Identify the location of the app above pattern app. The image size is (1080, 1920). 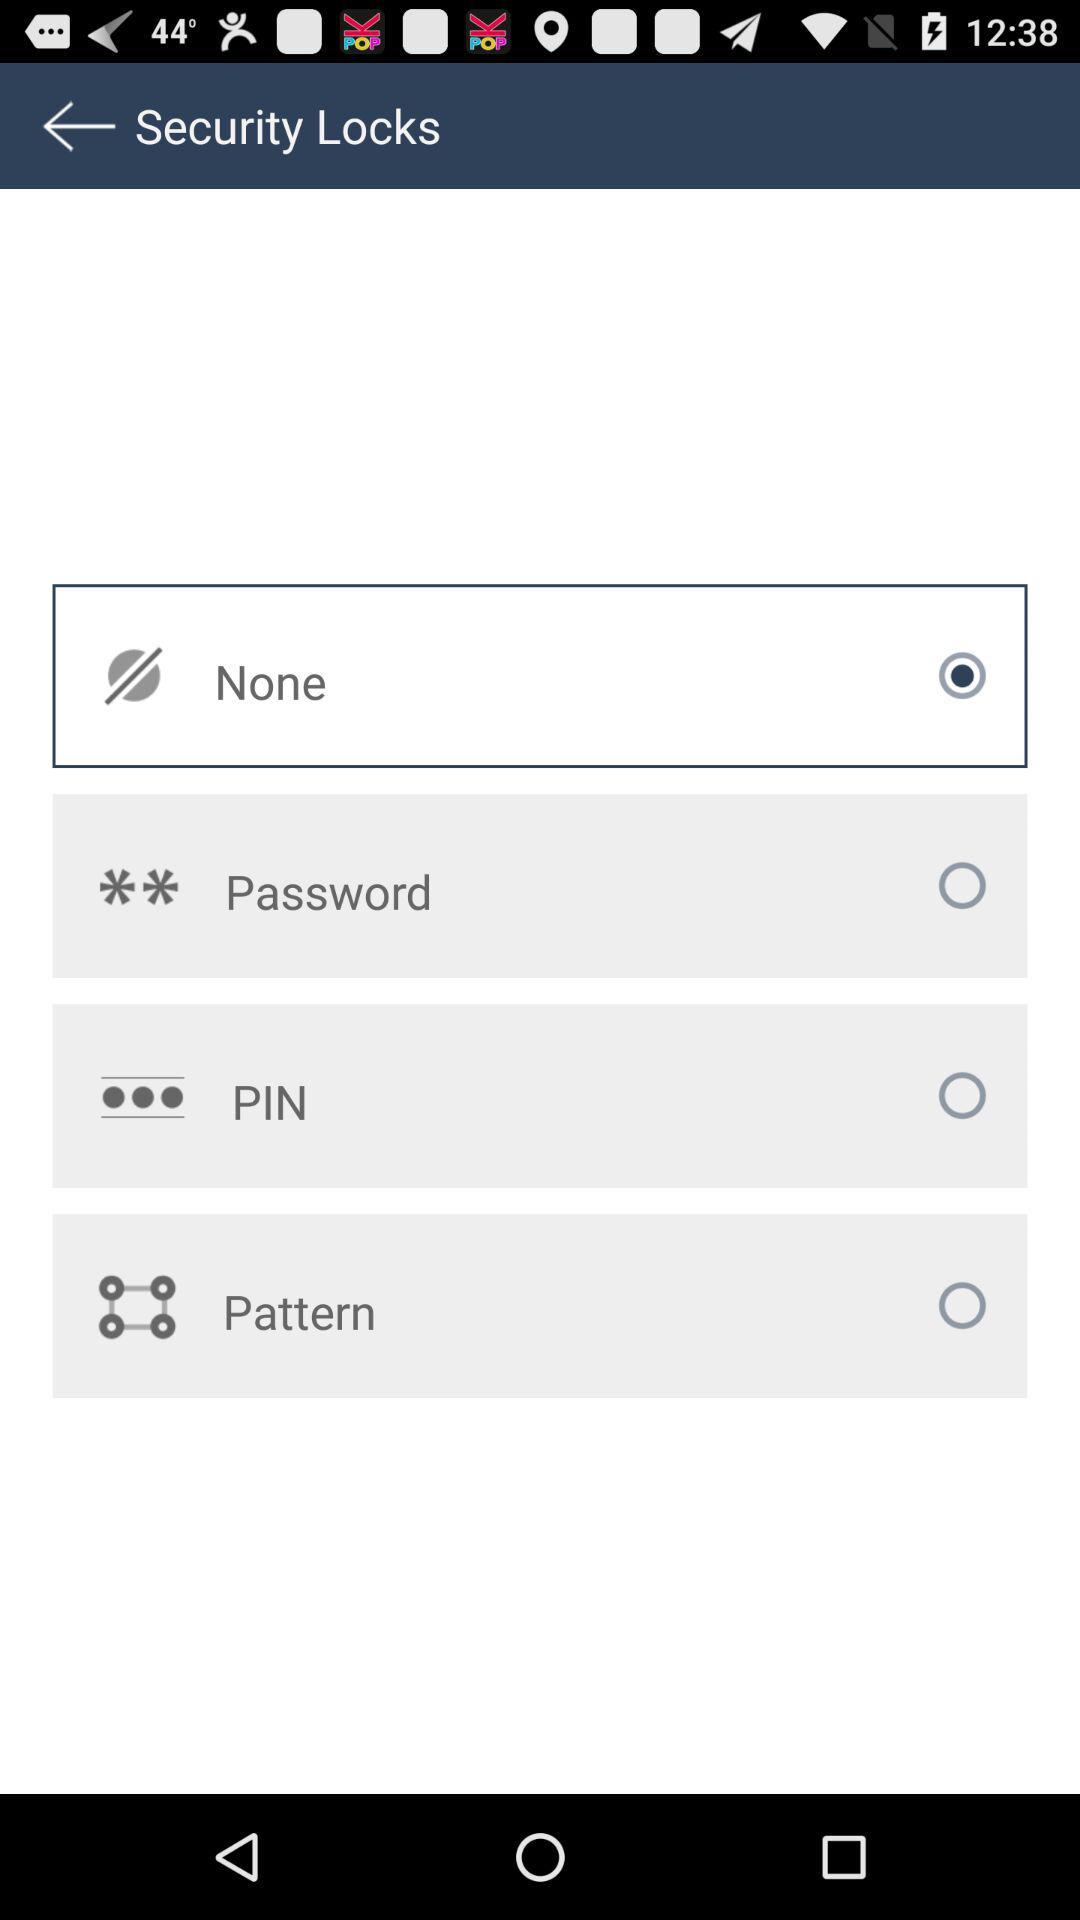
(427, 1100).